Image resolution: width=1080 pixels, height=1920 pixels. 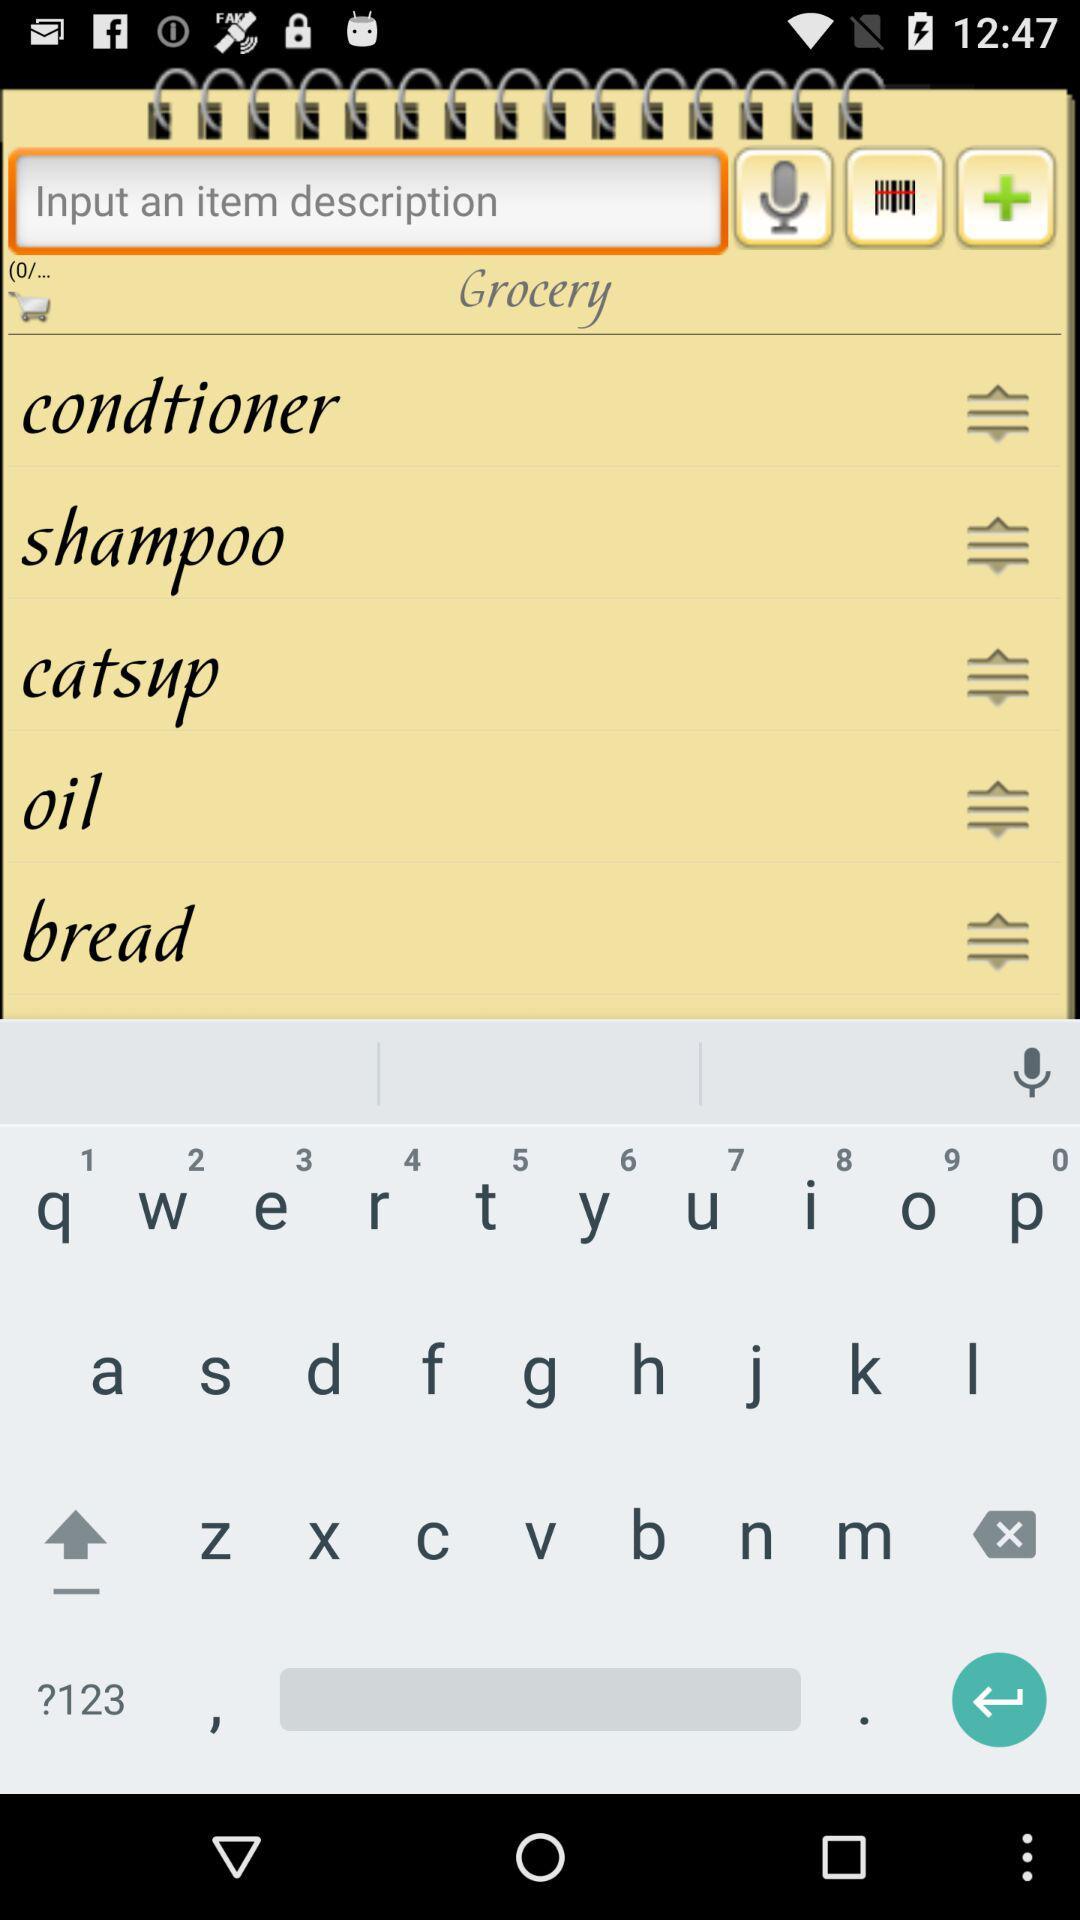 I want to click on the microphone icon, so click(x=782, y=211).